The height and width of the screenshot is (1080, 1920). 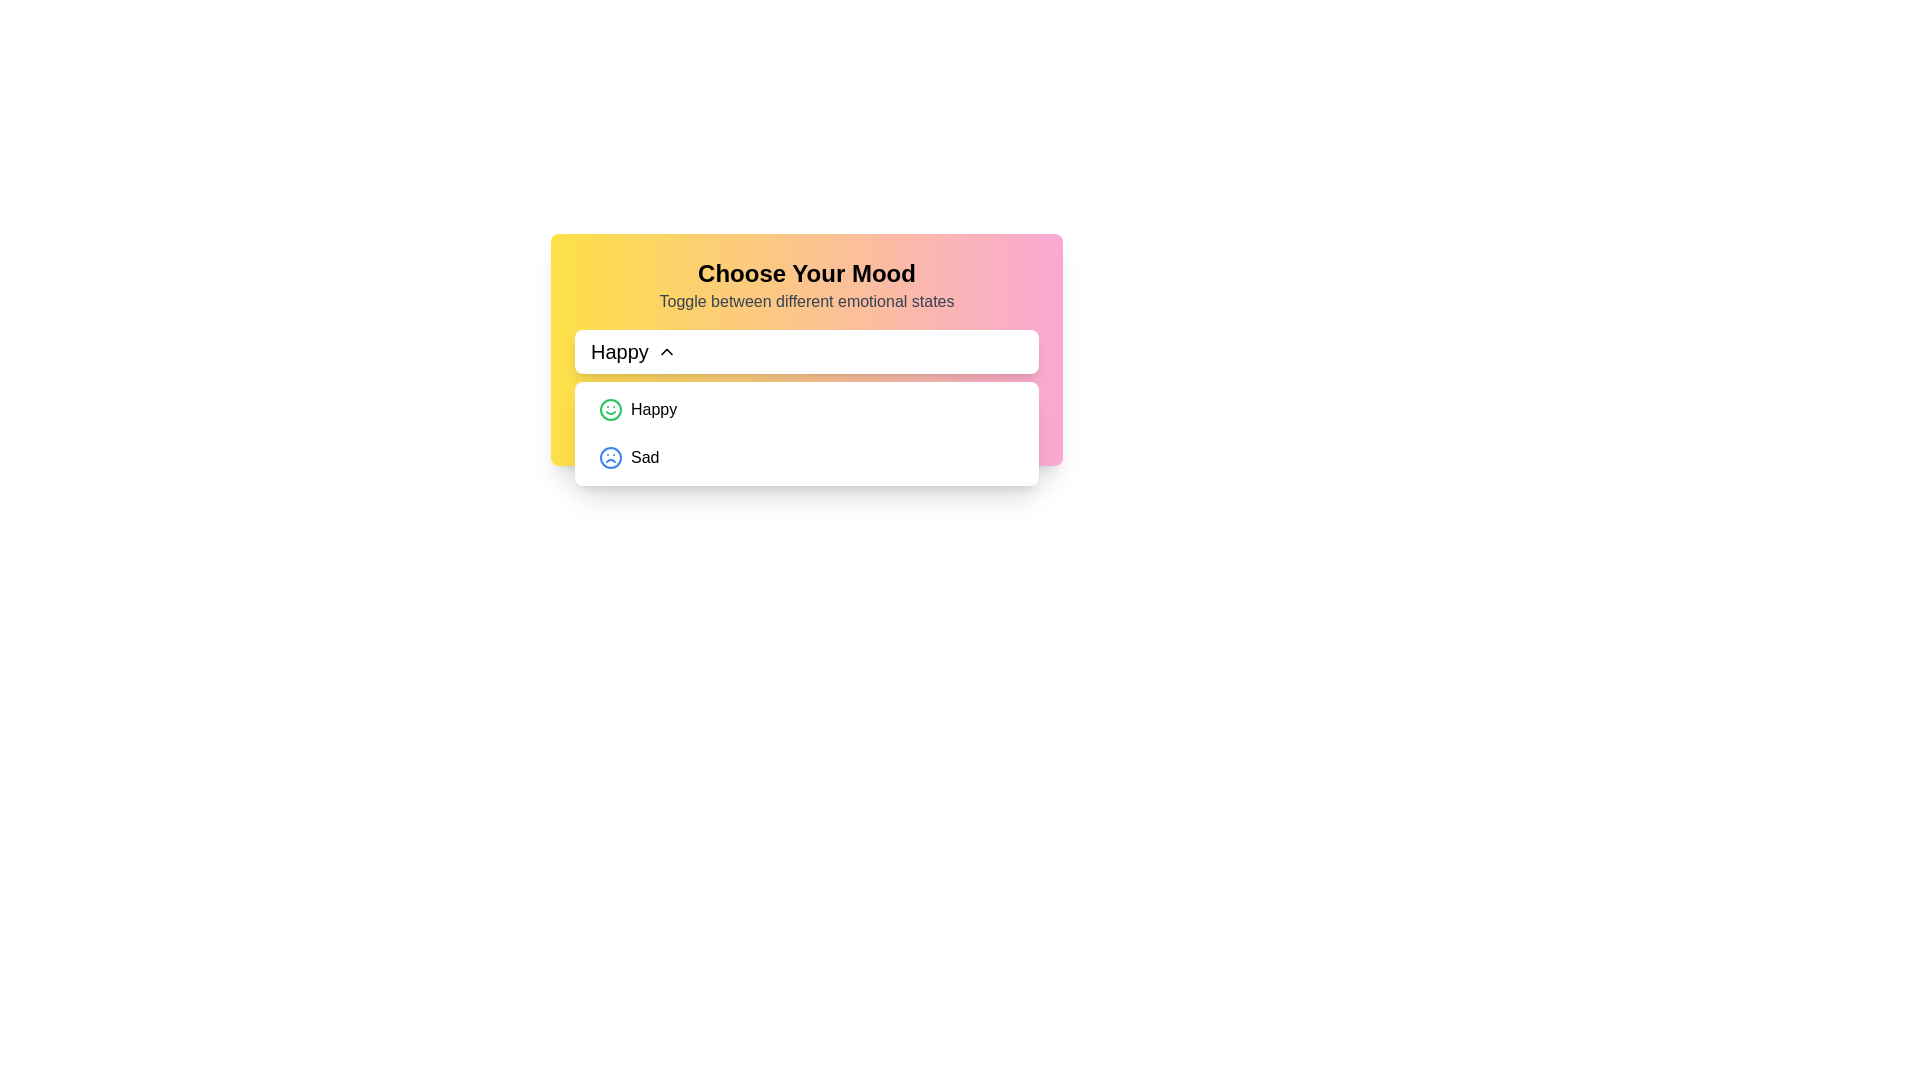 What do you see at coordinates (806, 458) in the screenshot?
I see `the 'Sad' option in the mood selection dropdown menu to trigger the visual hover effect` at bounding box center [806, 458].